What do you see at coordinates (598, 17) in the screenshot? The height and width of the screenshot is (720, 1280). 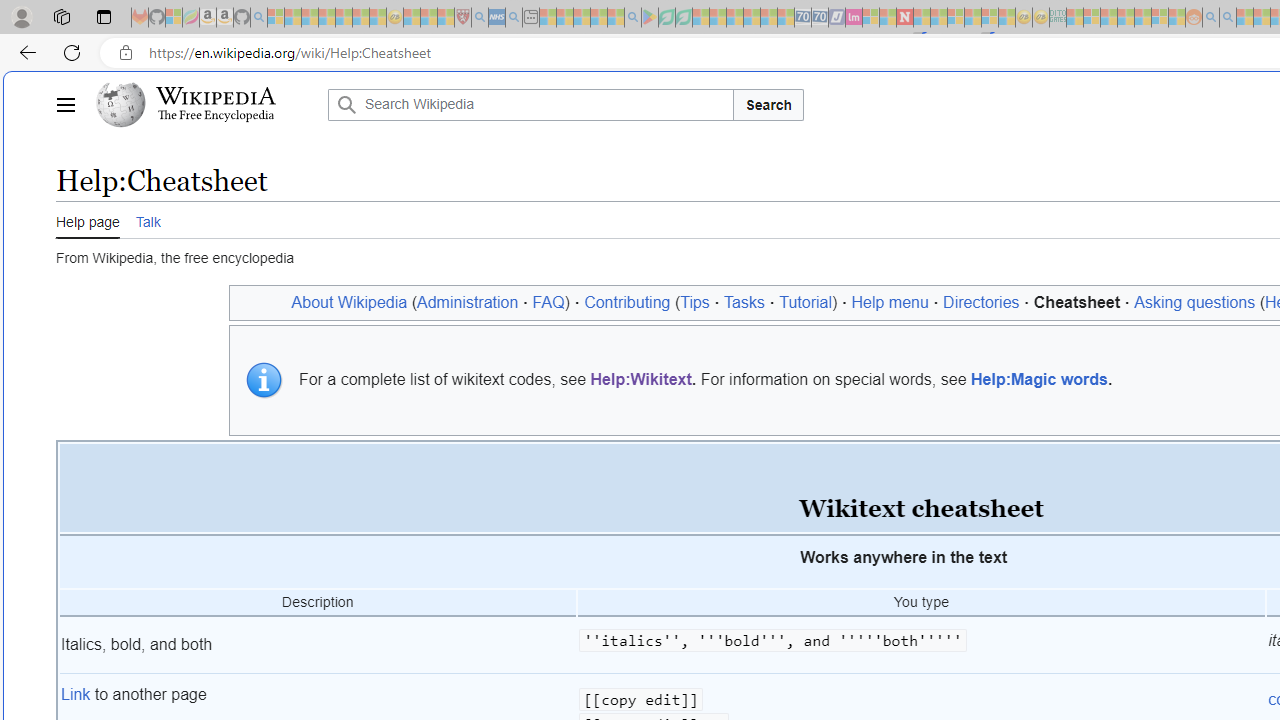 I see `'Pets - MSN - Sleeping'` at bounding box center [598, 17].